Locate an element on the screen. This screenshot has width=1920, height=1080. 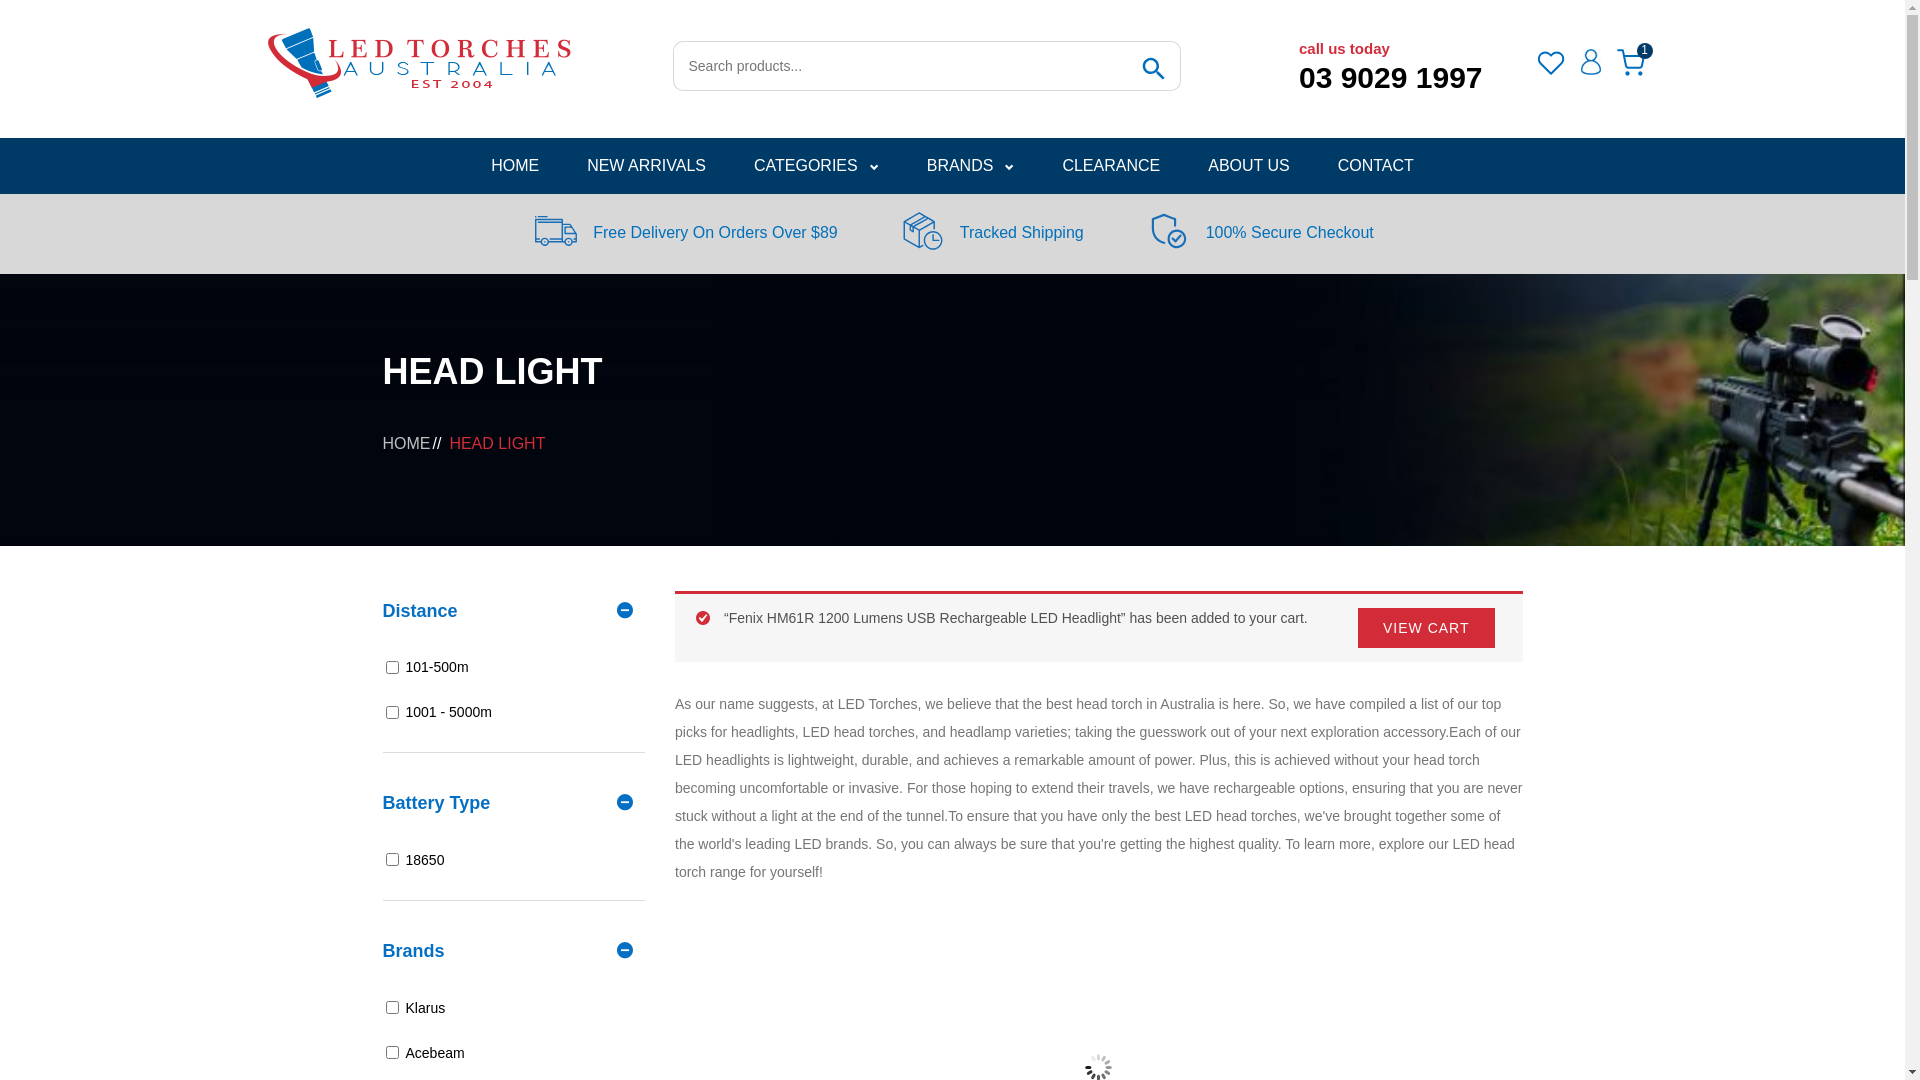
'1' is located at coordinates (1630, 61).